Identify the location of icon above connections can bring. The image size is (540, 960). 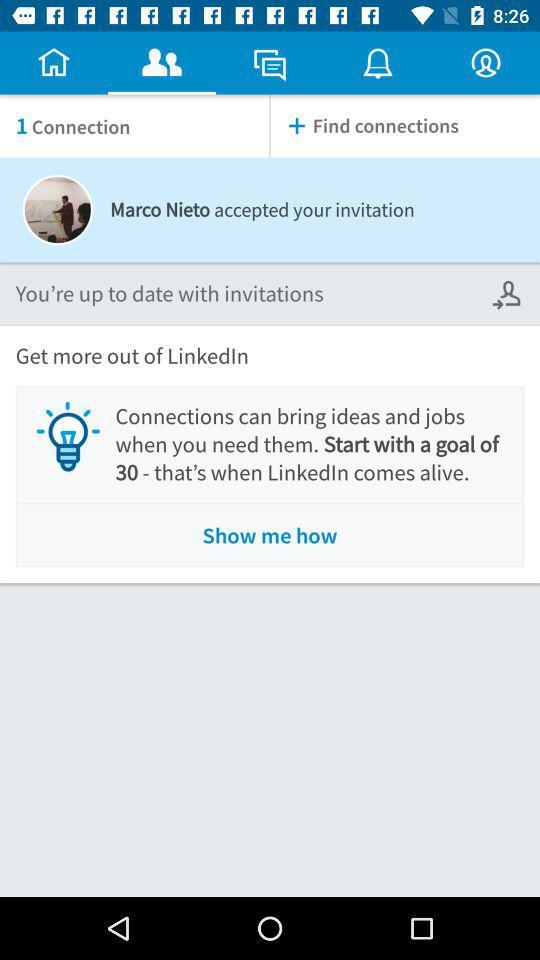
(508, 293).